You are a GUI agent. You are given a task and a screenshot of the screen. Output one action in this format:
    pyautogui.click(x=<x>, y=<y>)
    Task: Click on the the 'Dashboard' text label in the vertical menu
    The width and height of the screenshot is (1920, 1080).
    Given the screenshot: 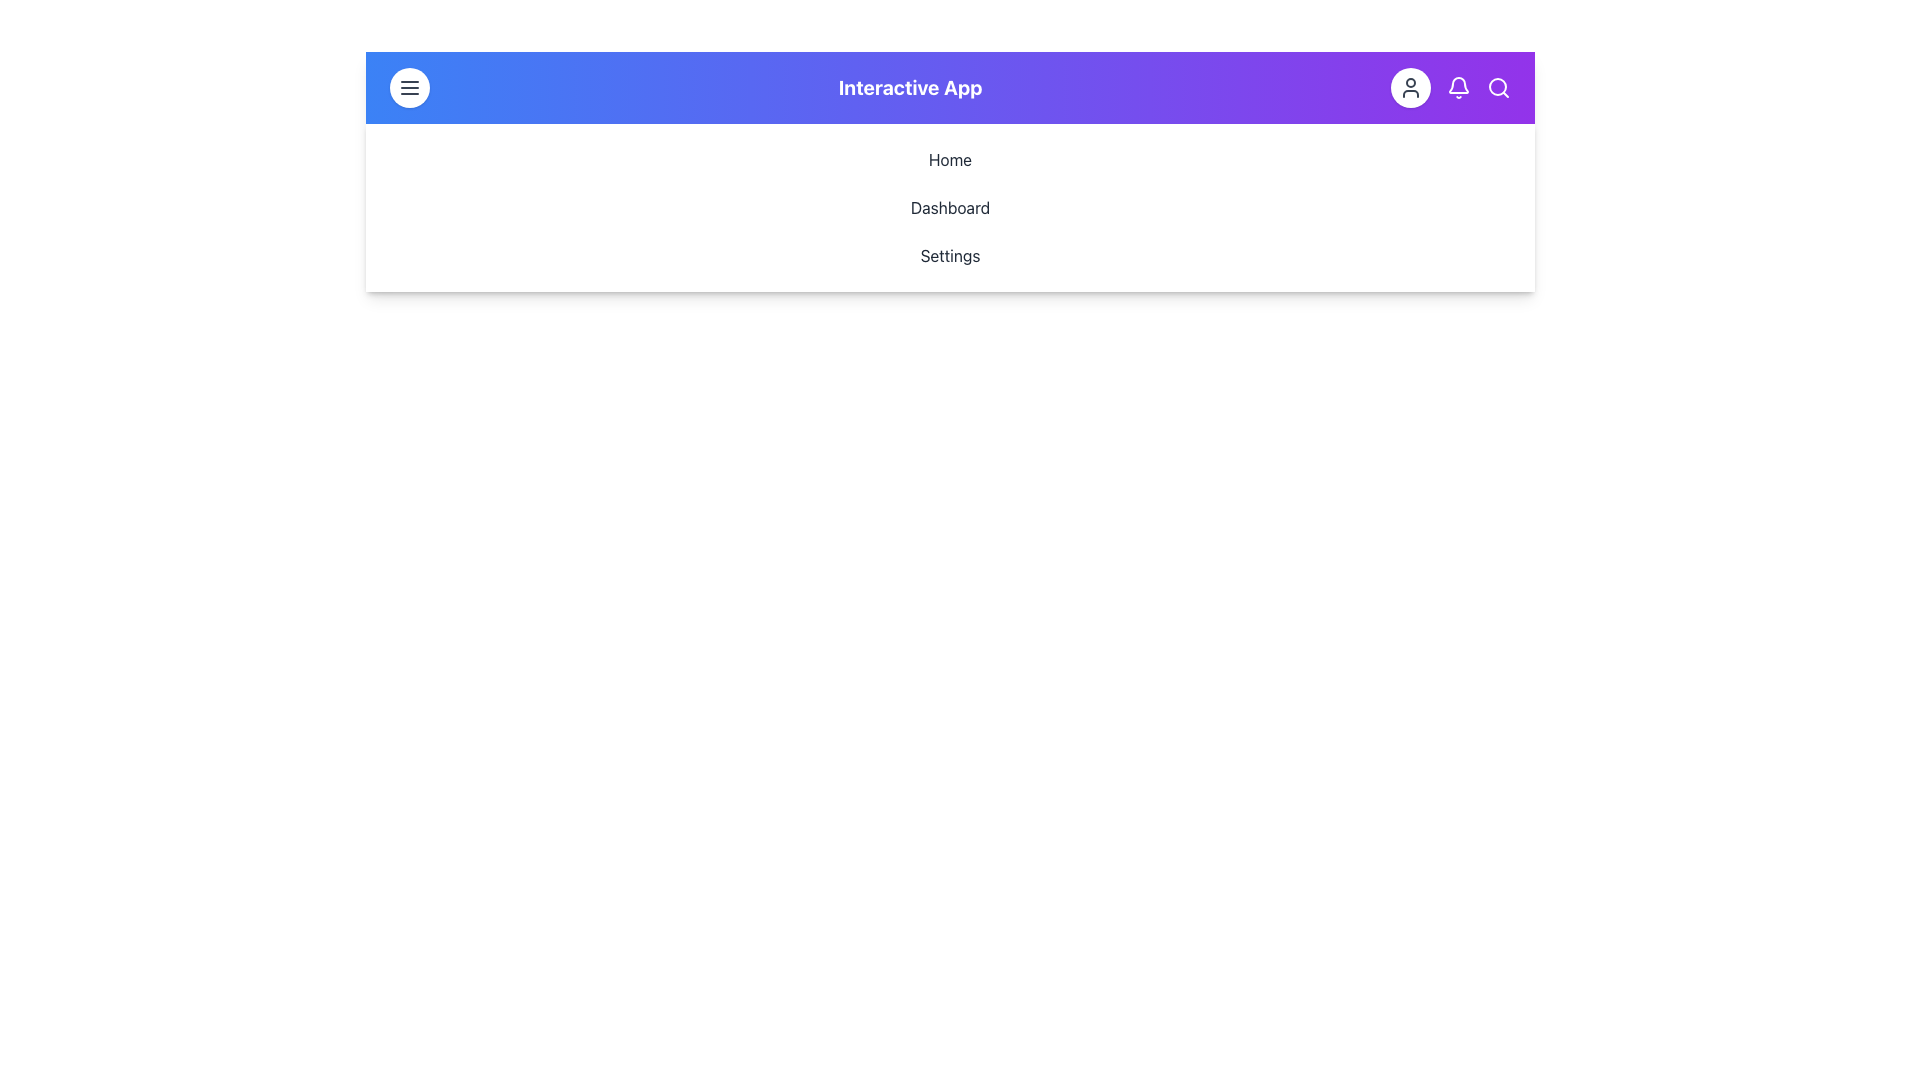 What is the action you would take?
    pyautogui.click(x=949, y=208)
    